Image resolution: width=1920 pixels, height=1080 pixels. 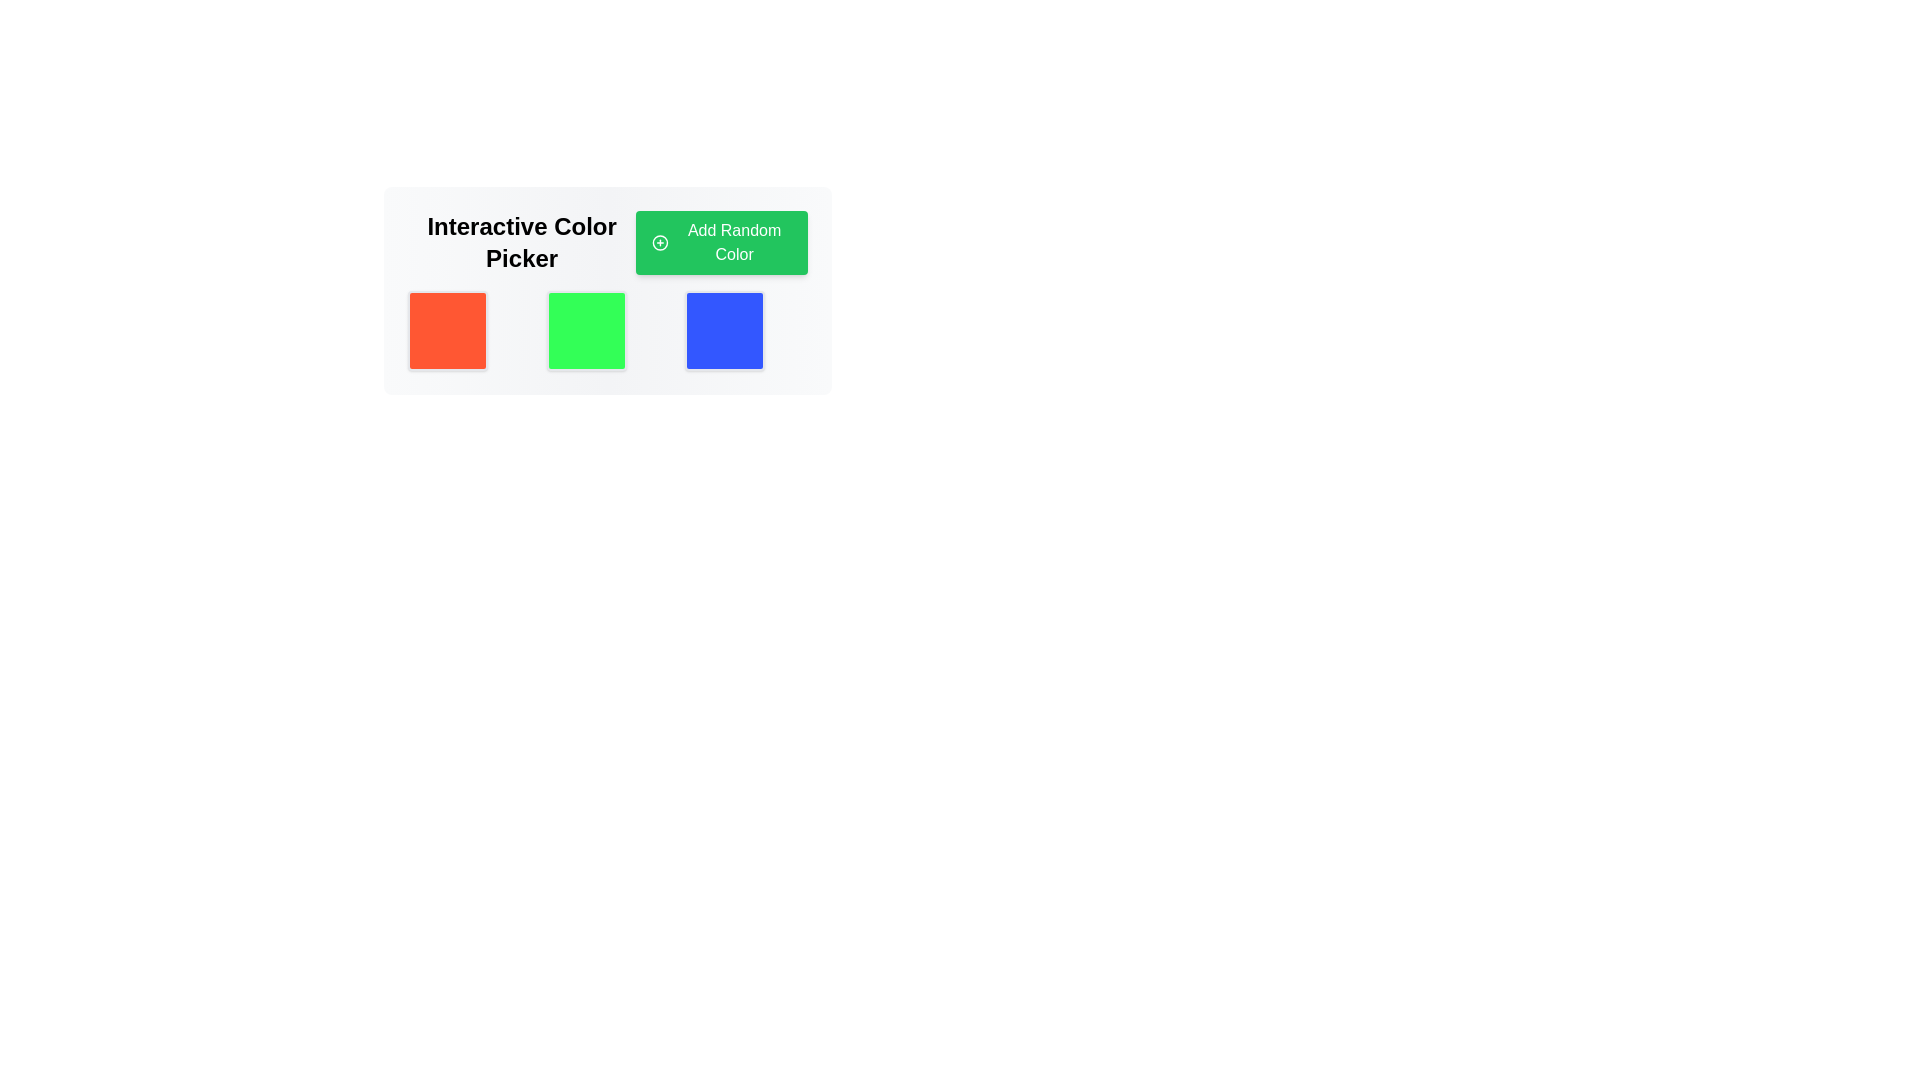 What do you see at coordinates (724, 330) in the screenshot?
I see `the blue square color block, which is the third element in the row of three squares in the 'Interactive Color Picker' section` at bounding box center [724, 330].